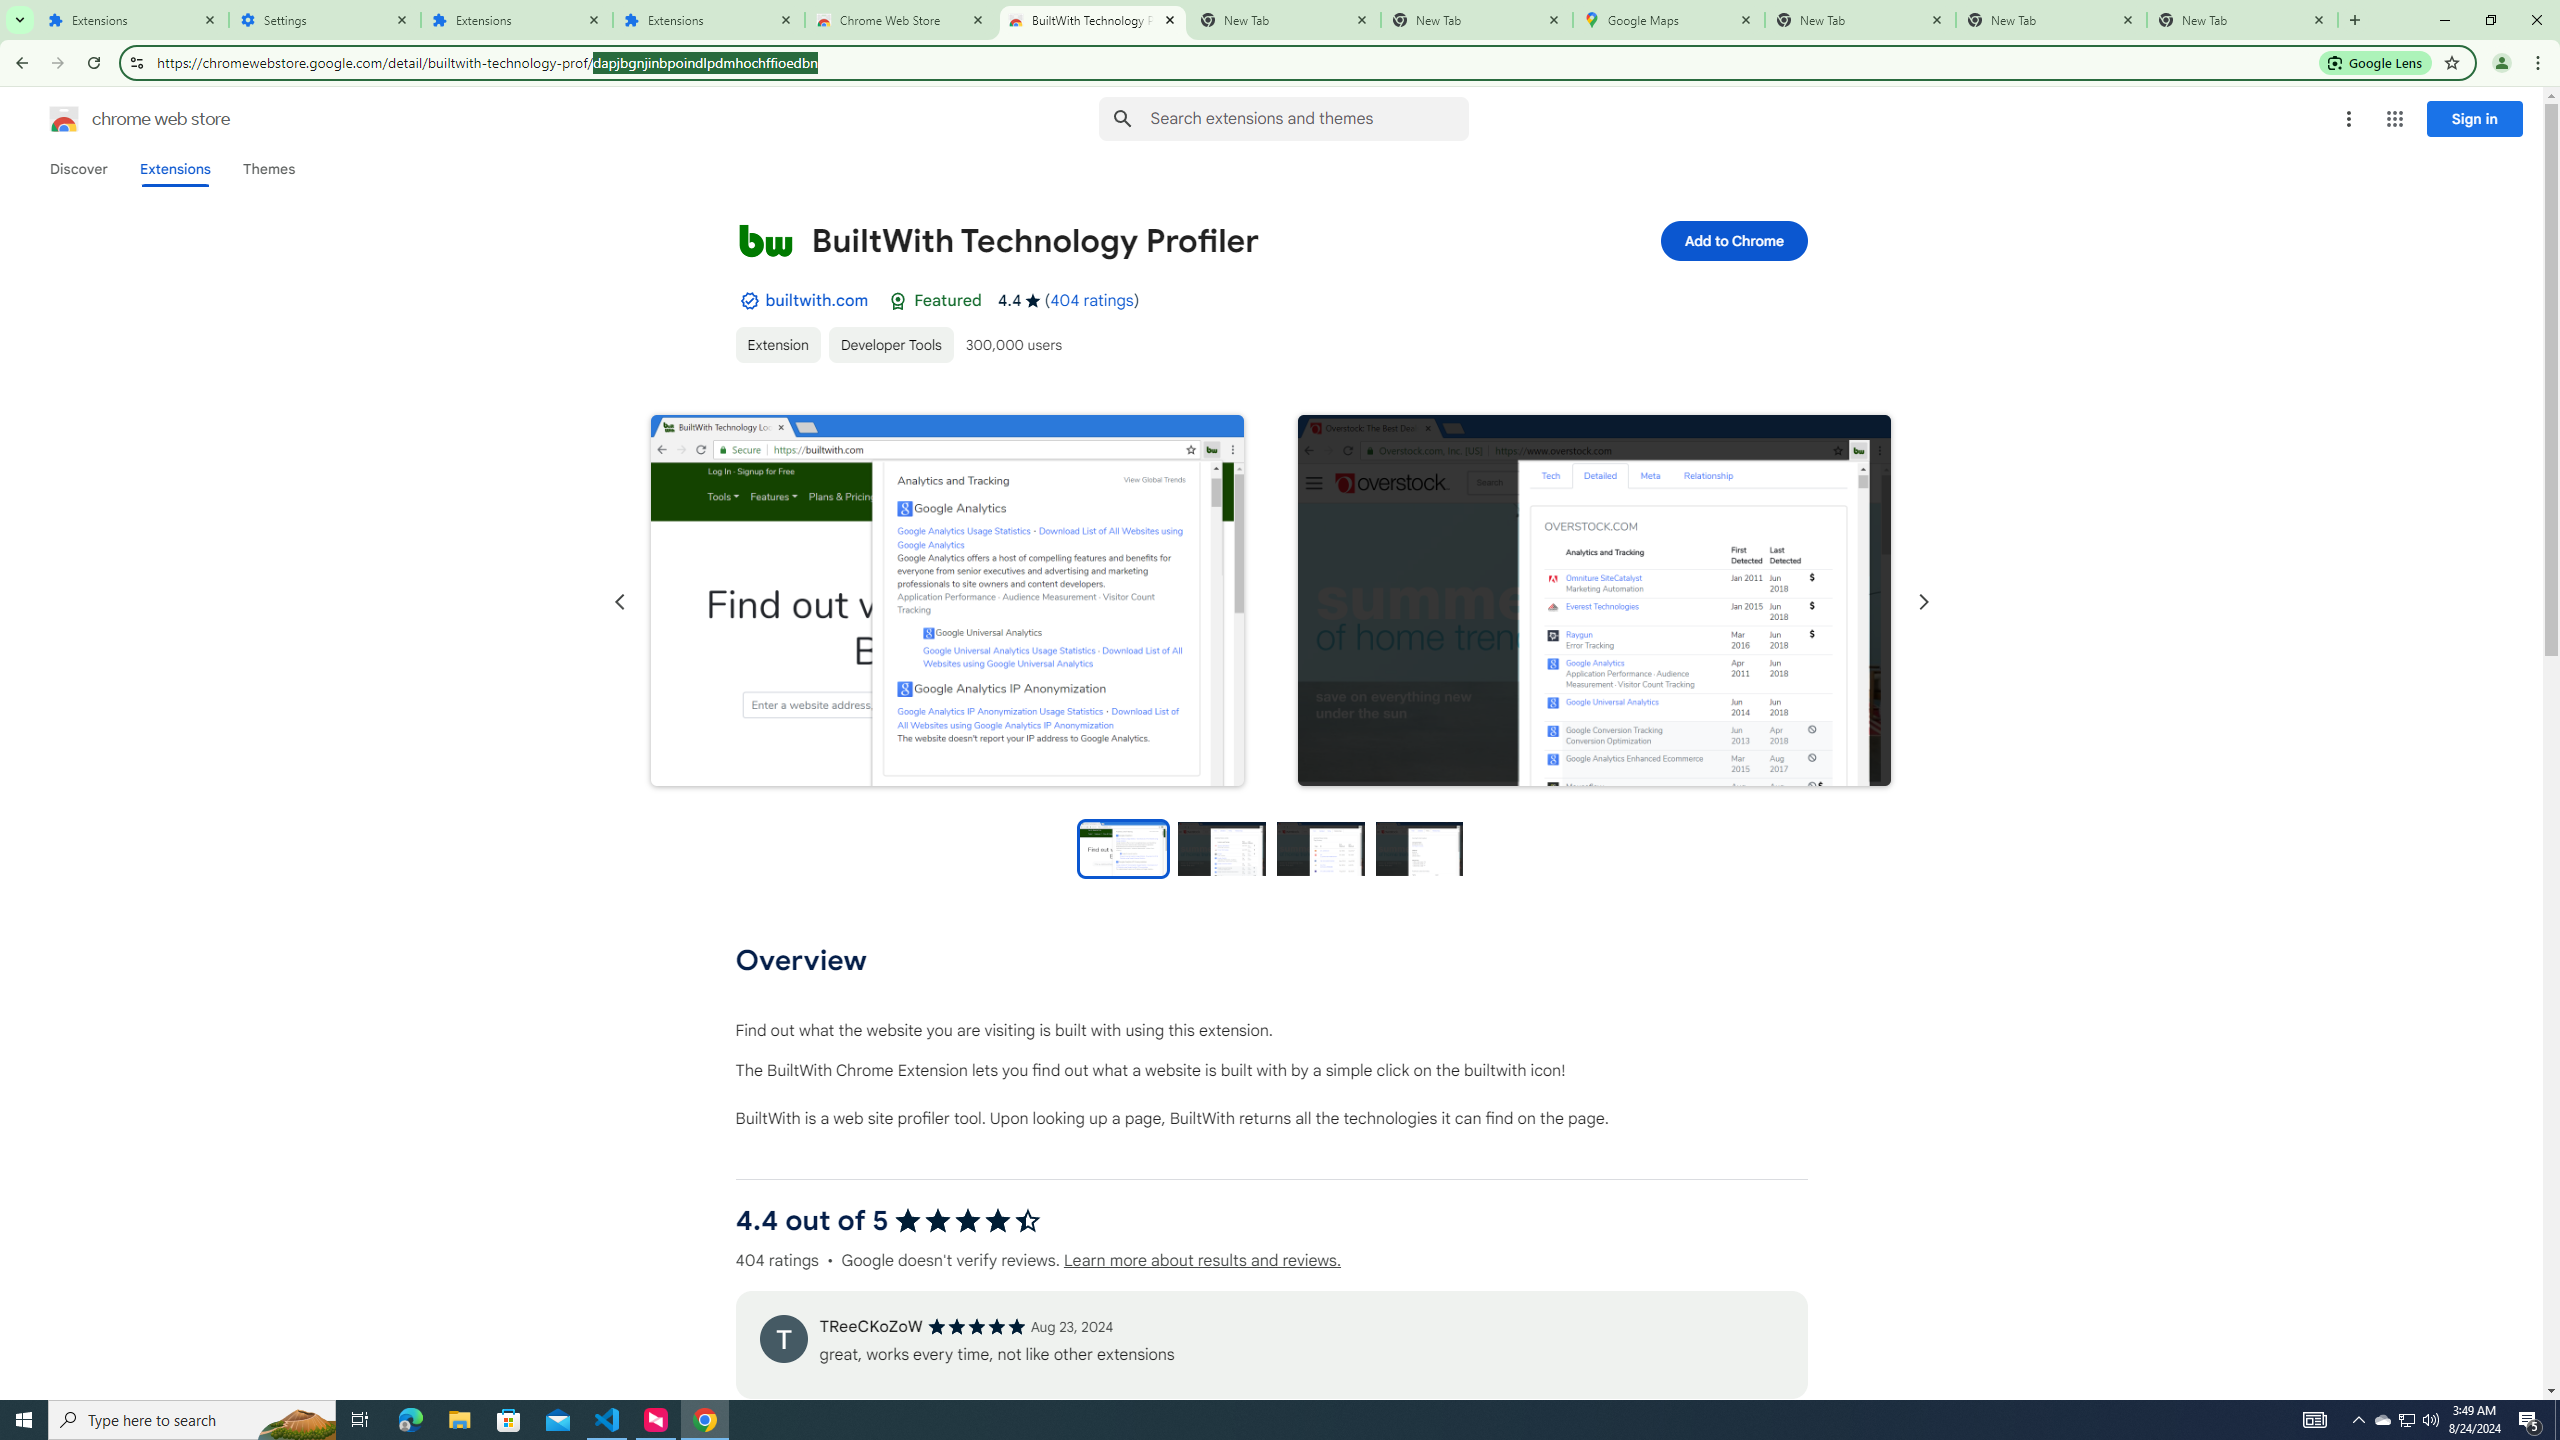 Image resolution: width=2560 pixels, height=1440 pixels. Describe the element at coordinates (946, 600) in the screenshot. I see `'Item media 1 screenshot'` at that location.